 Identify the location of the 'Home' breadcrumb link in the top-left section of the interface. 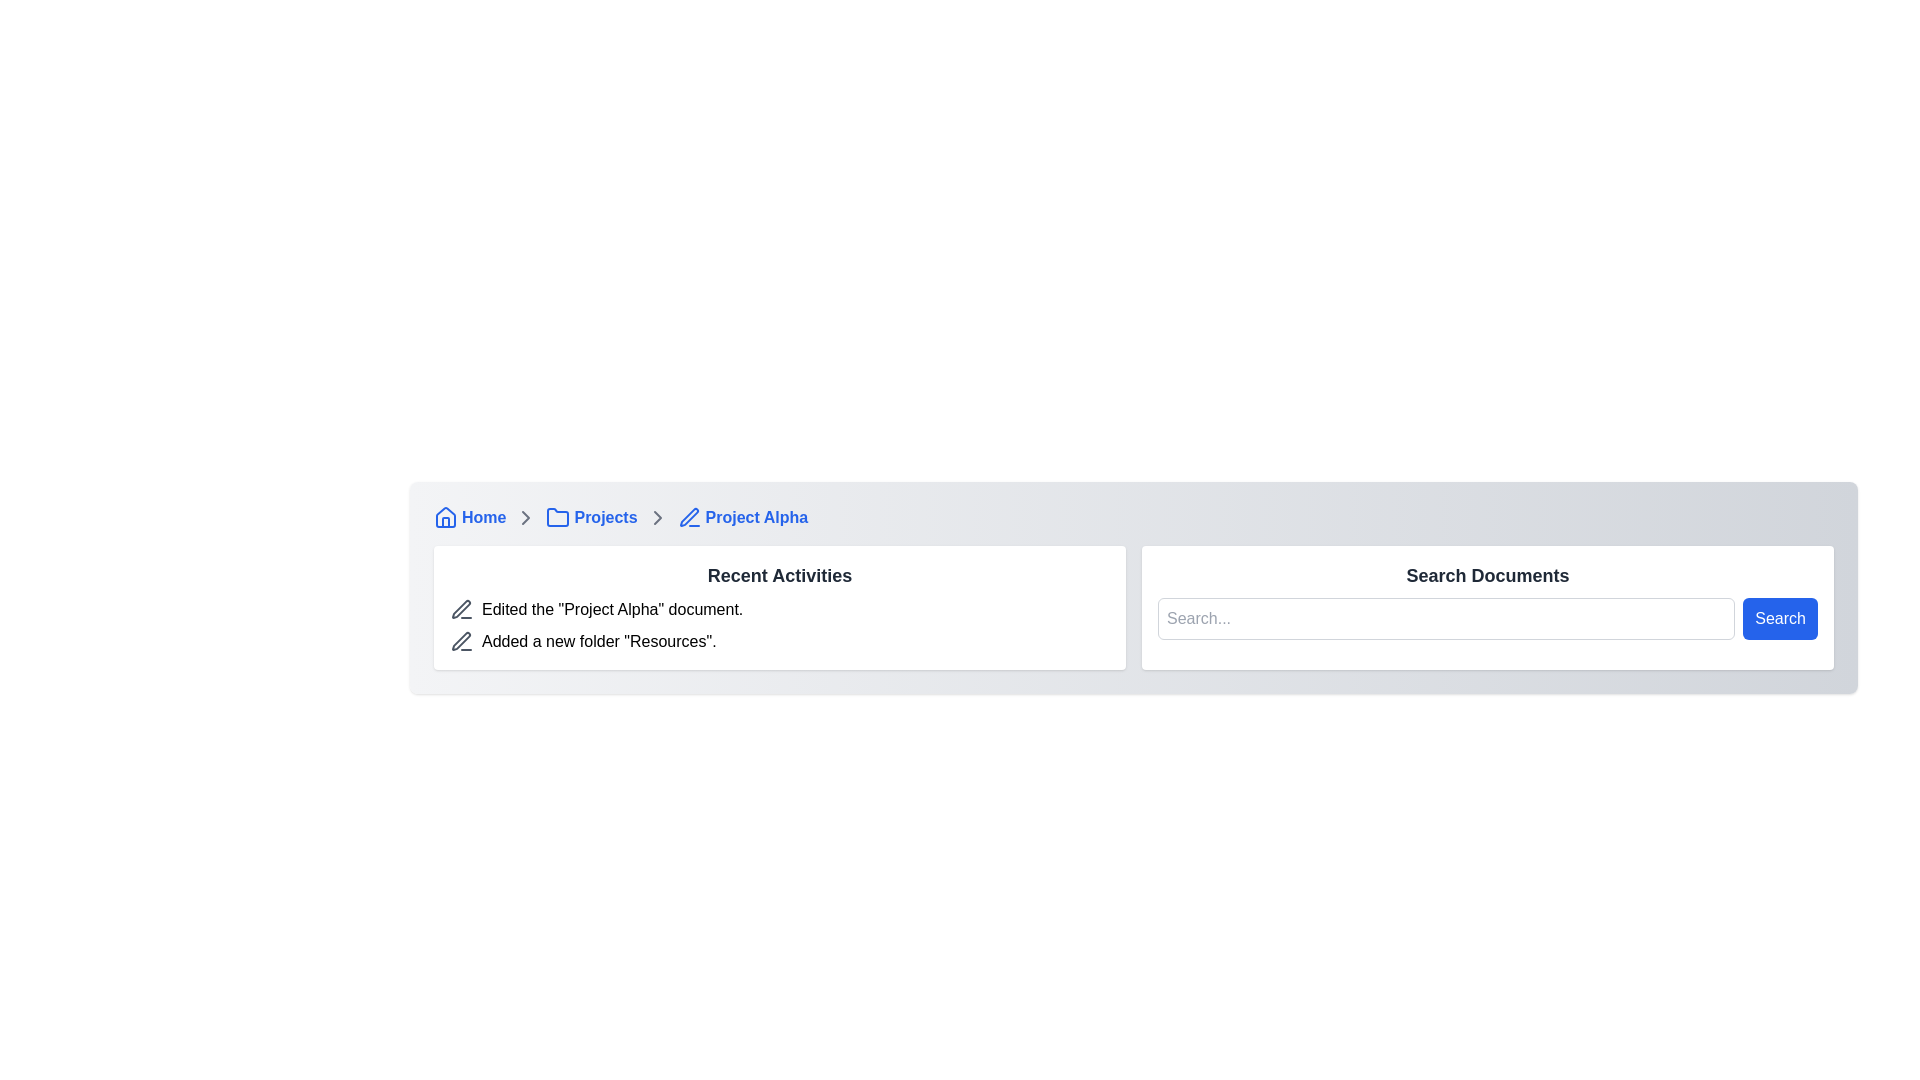
(486, 516).